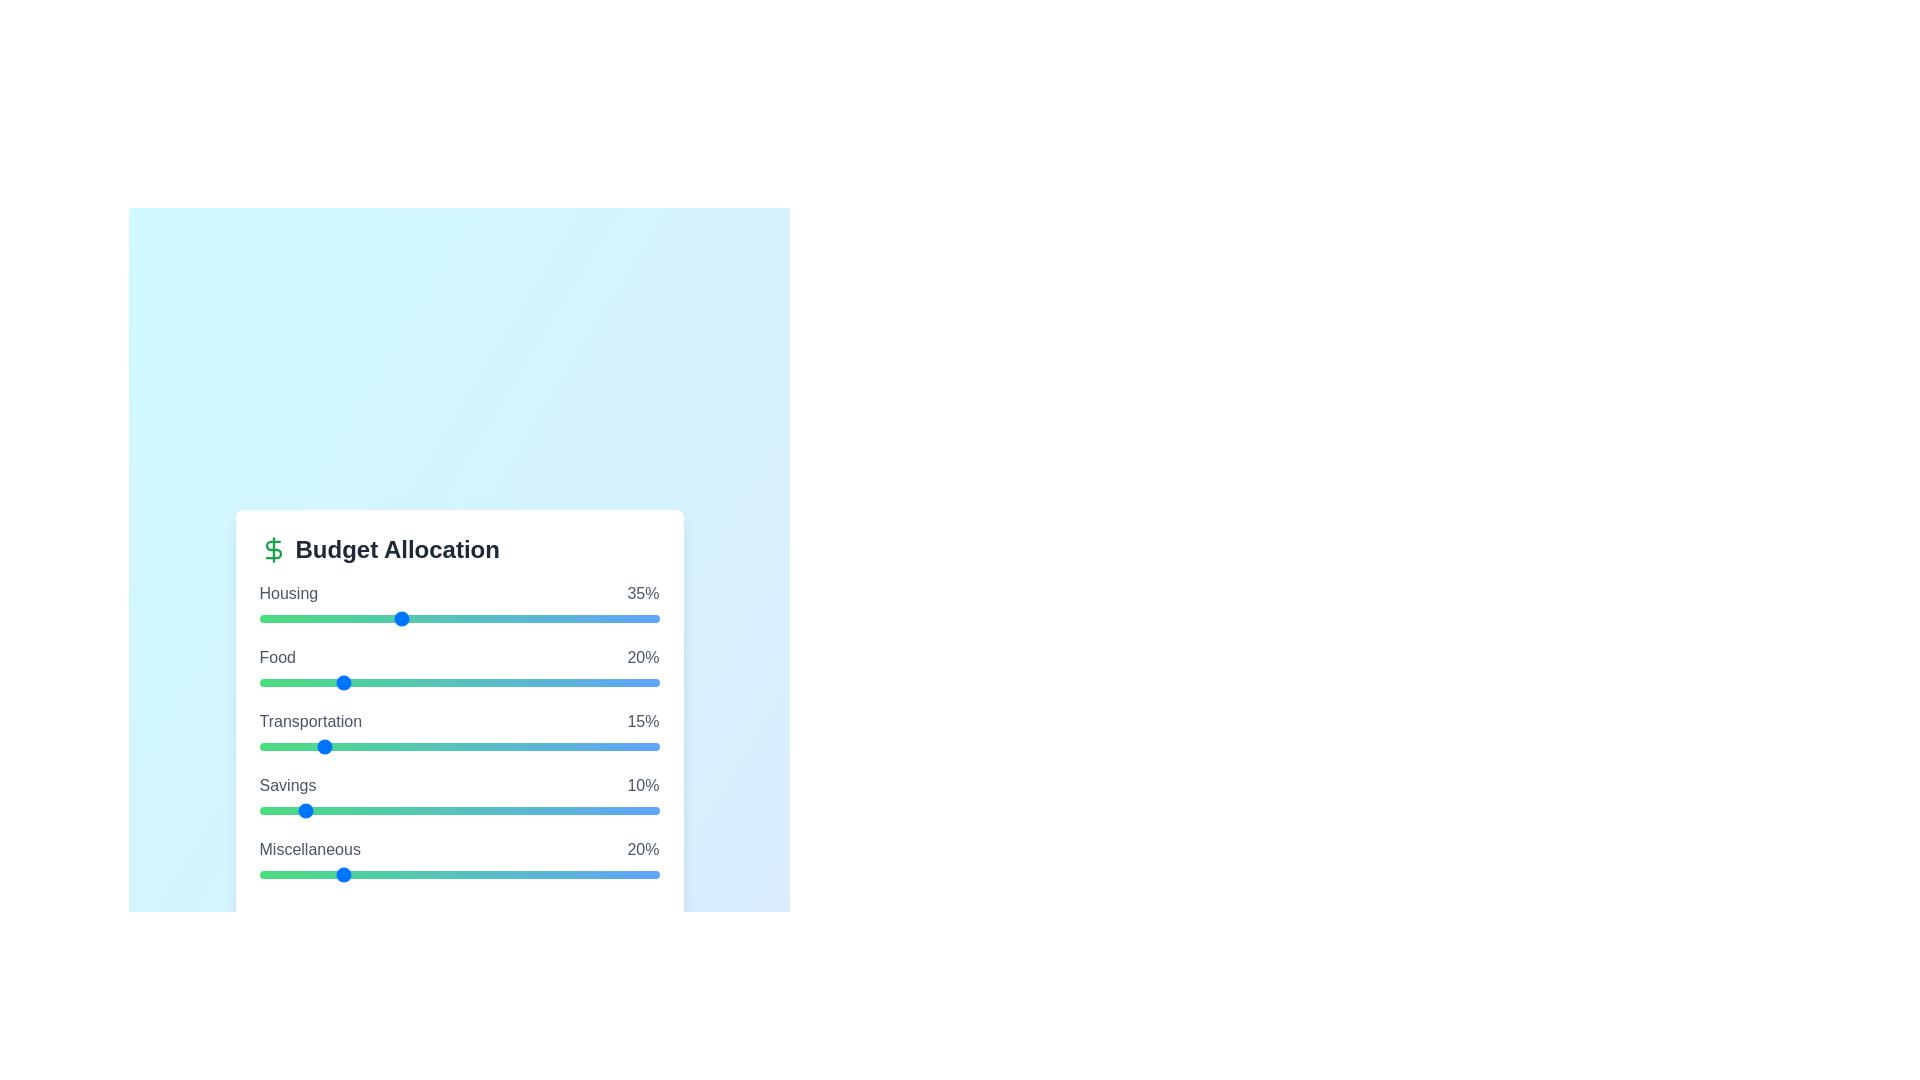 This screenshot has height=1080, width=1920. Describe the element at coordinates (318, 617) in the screenshot. I see `the slider for a specific budget category to 15%` at that location.